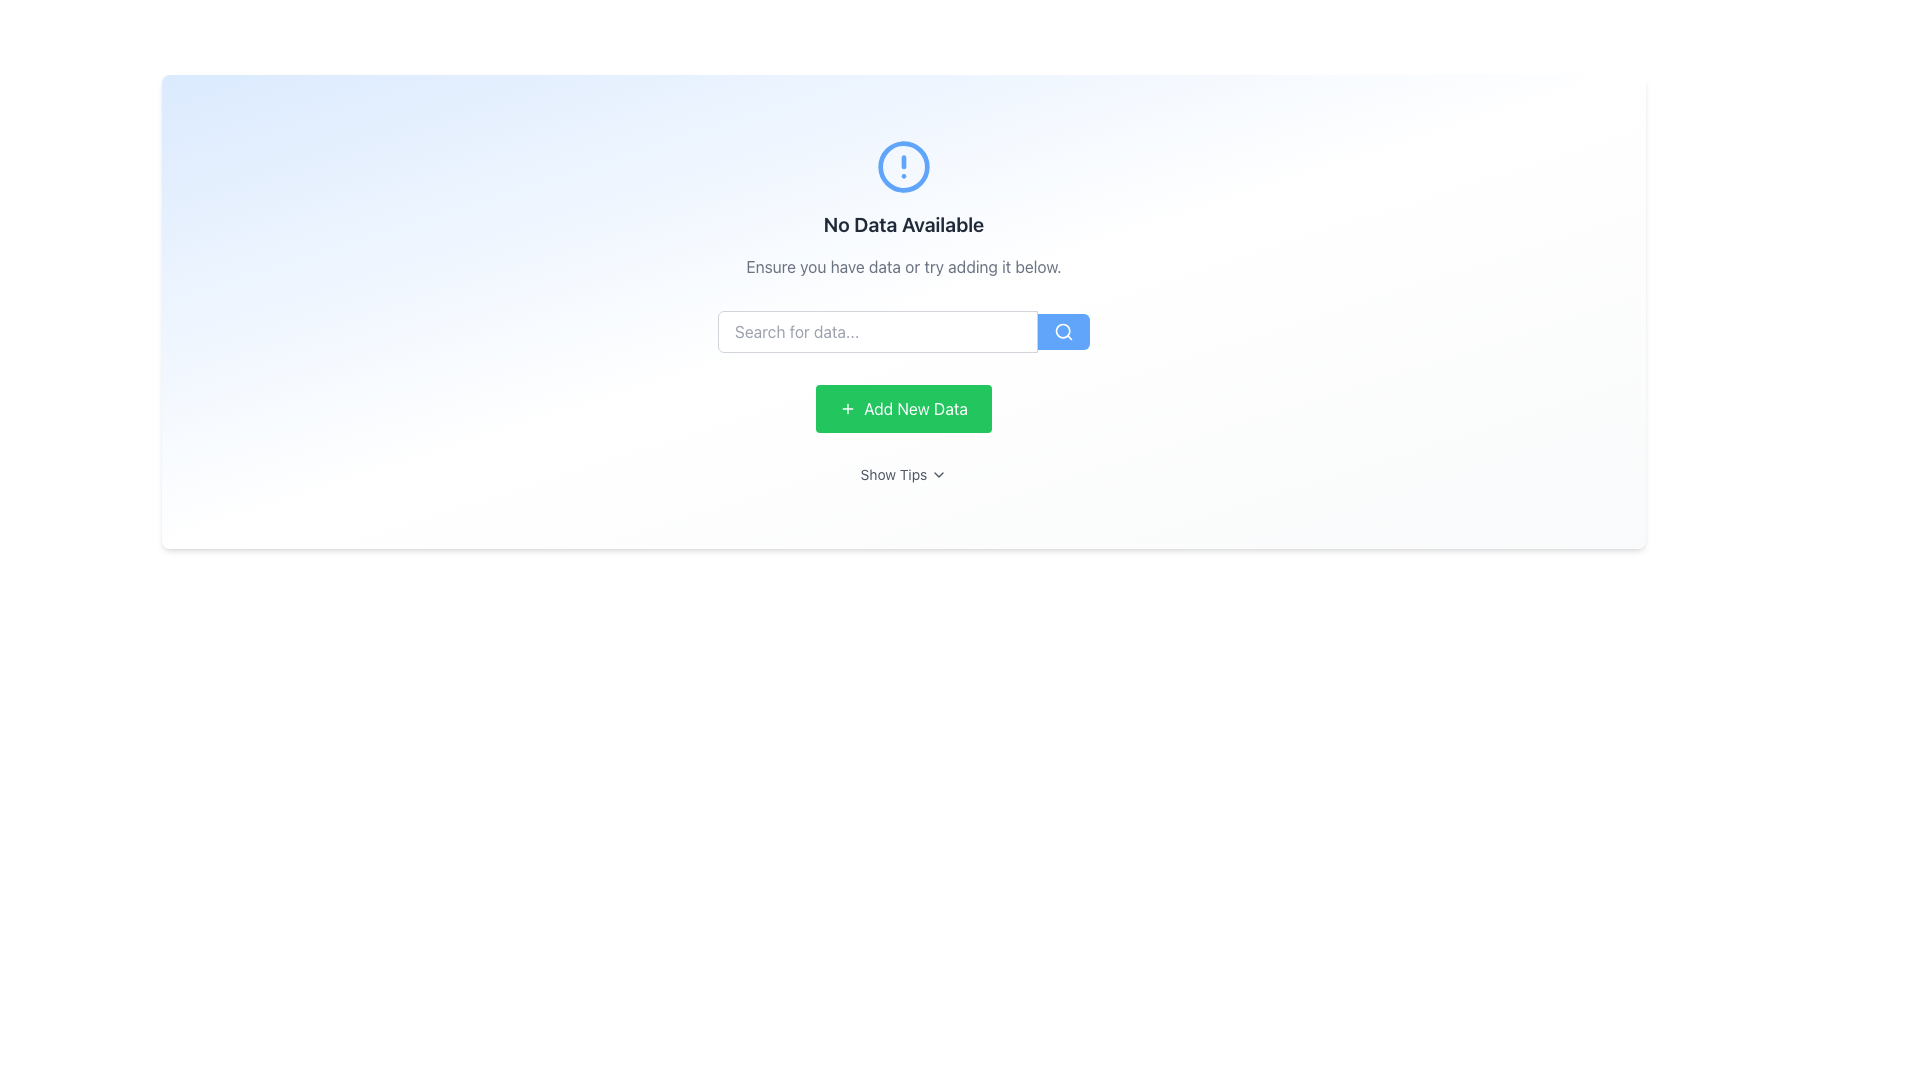  Describe the element at coordinates (848, 407) in the screenshot. I see `the plus icon within the 'Add New Data' green button, which is located towards the center lower region of the interface, adjacent to the text label` at that location.